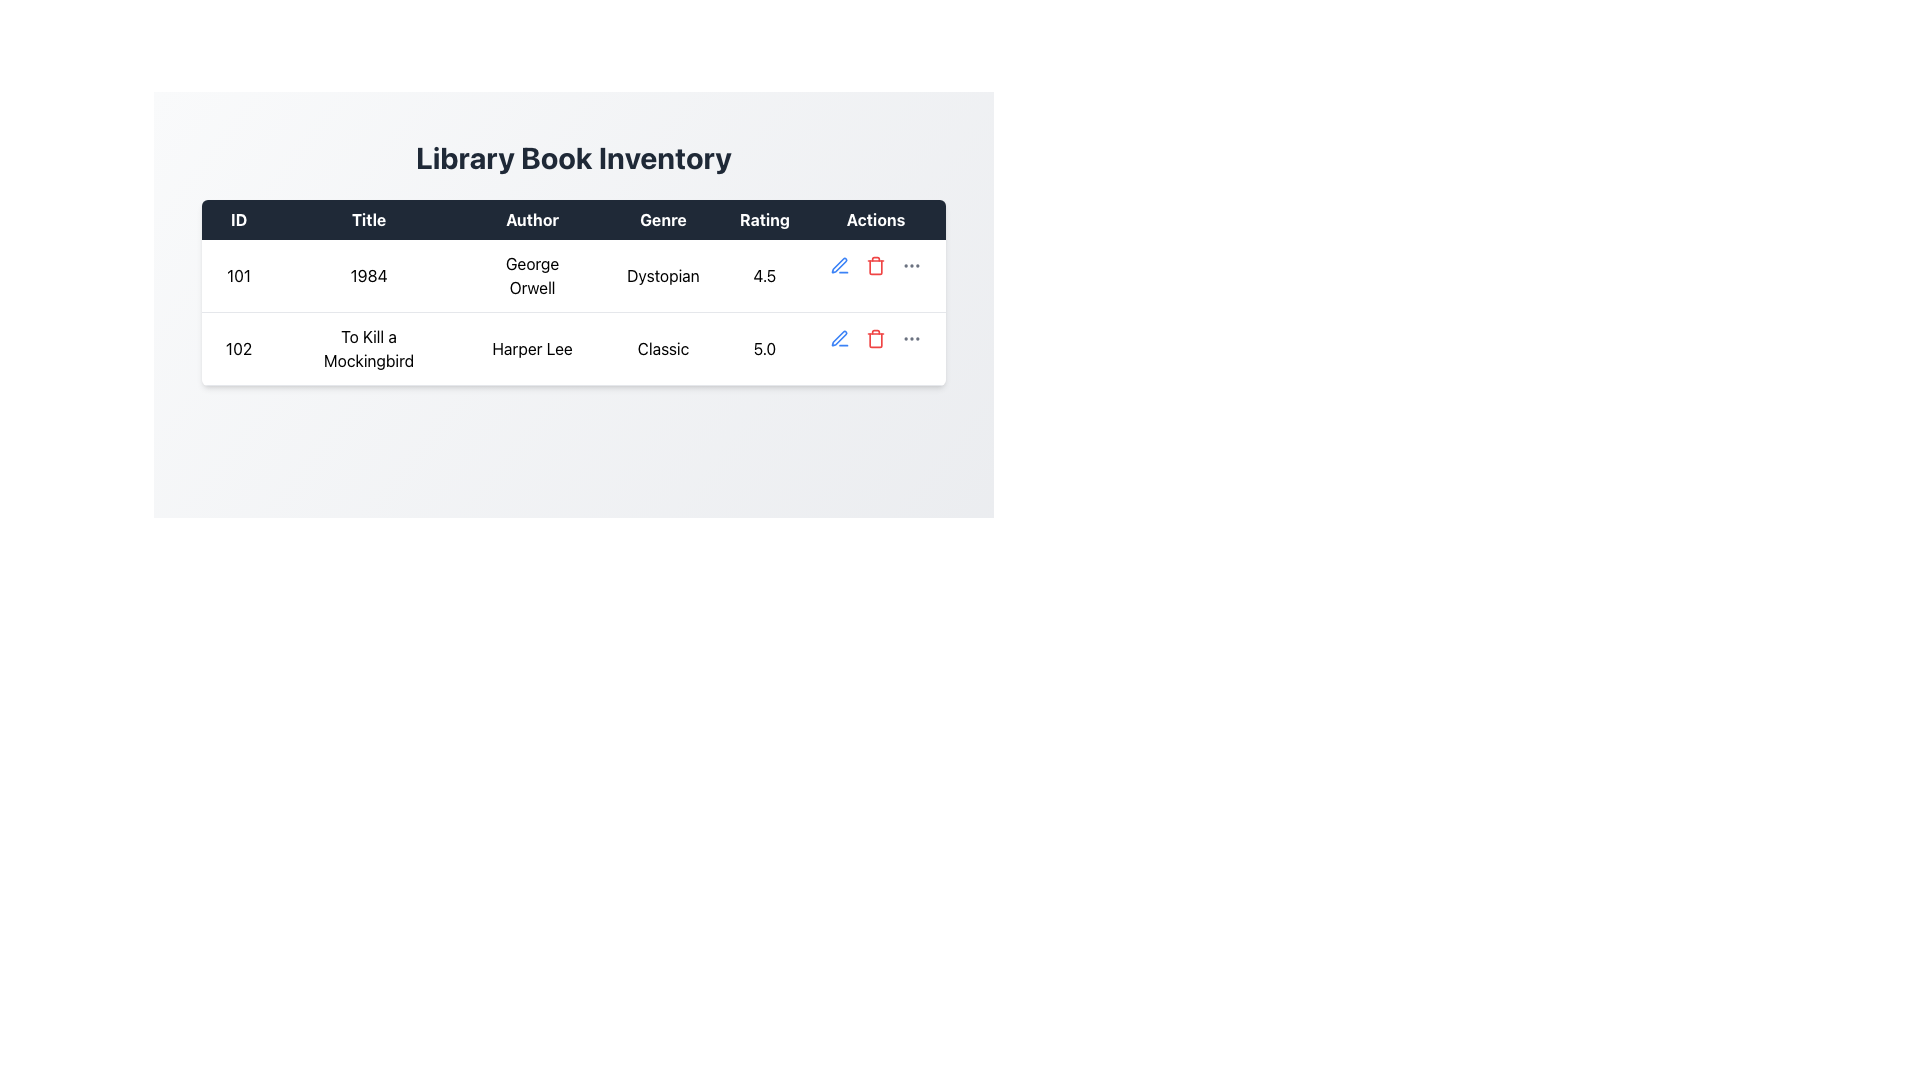 This screenshot has height=1080, width=1920. What do you see at coordinates (839, 337) in the screenshot?
I see `the editing icon in the 'Actions' column of the first row in the 'Library Book Inventory' table` at bounding box center [839, 337].